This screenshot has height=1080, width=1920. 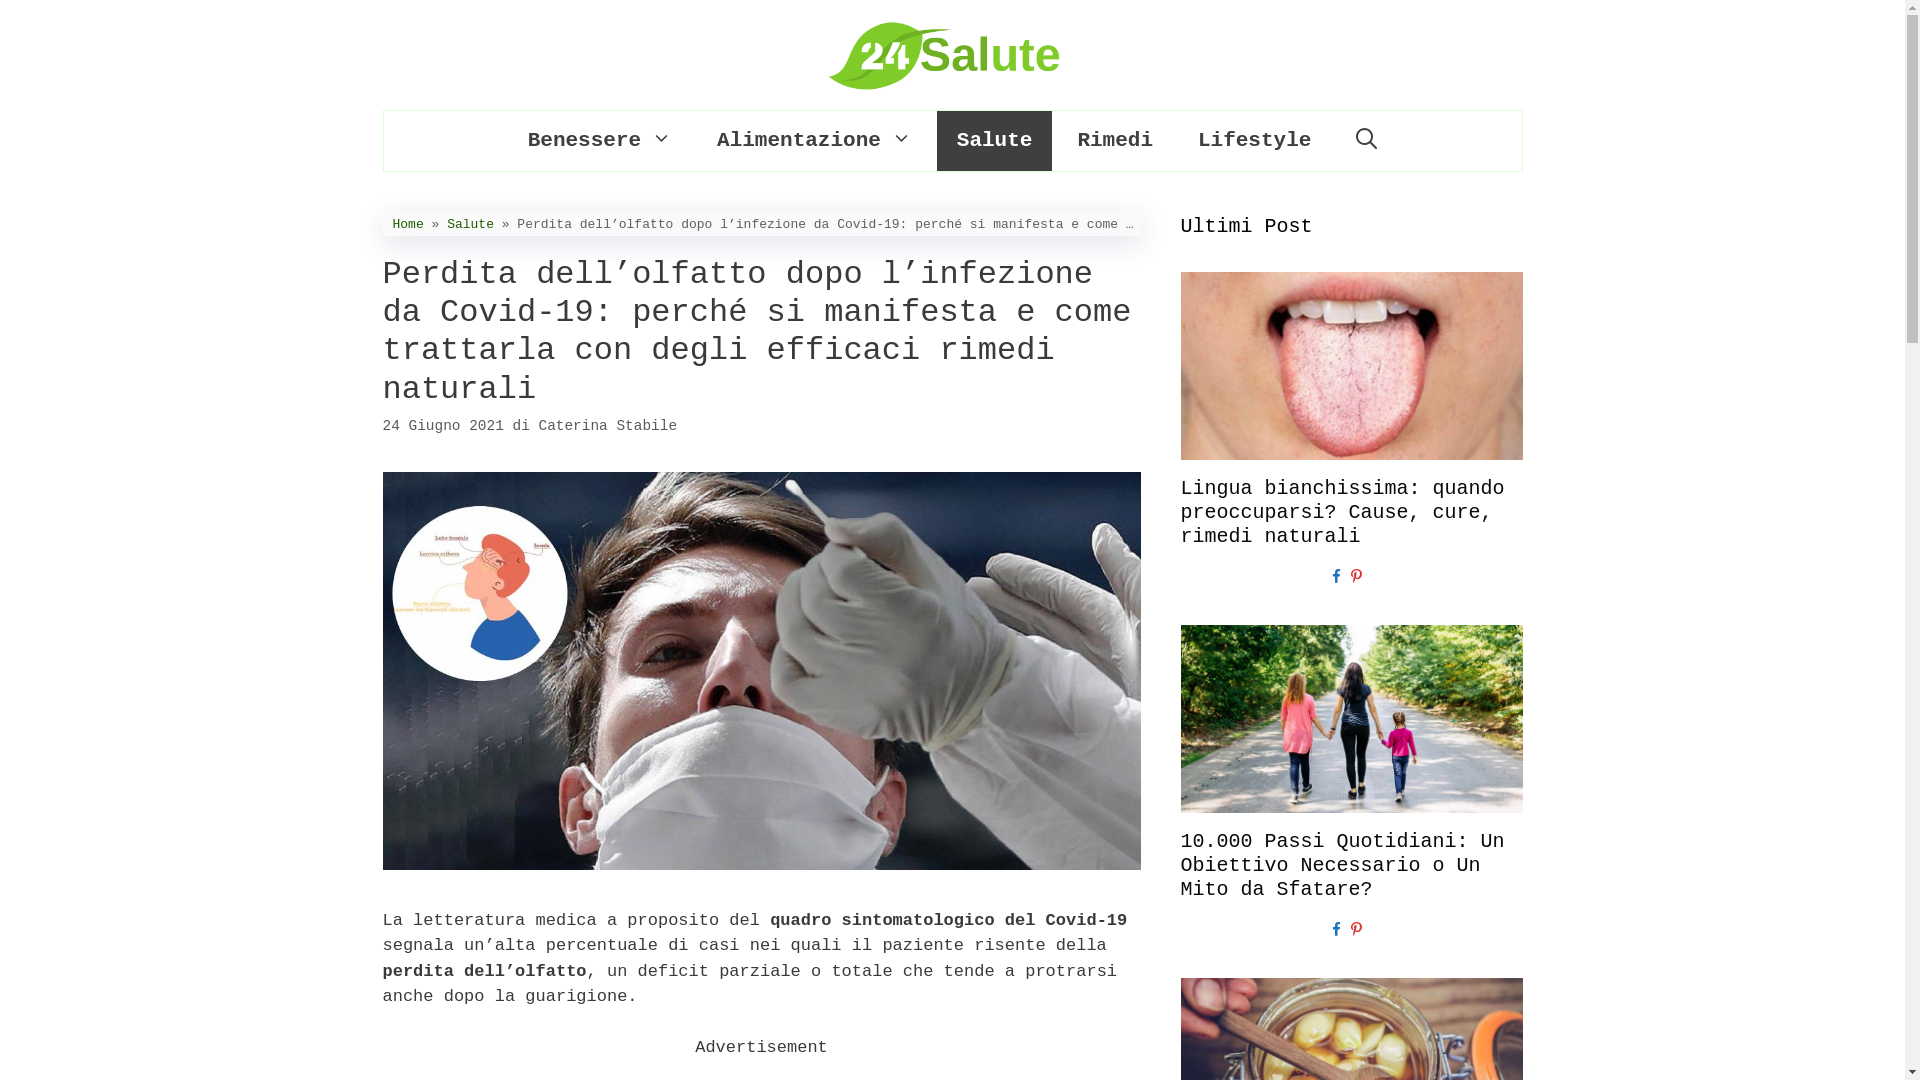 I want to click on 'Home', so click(x=406, y=224).